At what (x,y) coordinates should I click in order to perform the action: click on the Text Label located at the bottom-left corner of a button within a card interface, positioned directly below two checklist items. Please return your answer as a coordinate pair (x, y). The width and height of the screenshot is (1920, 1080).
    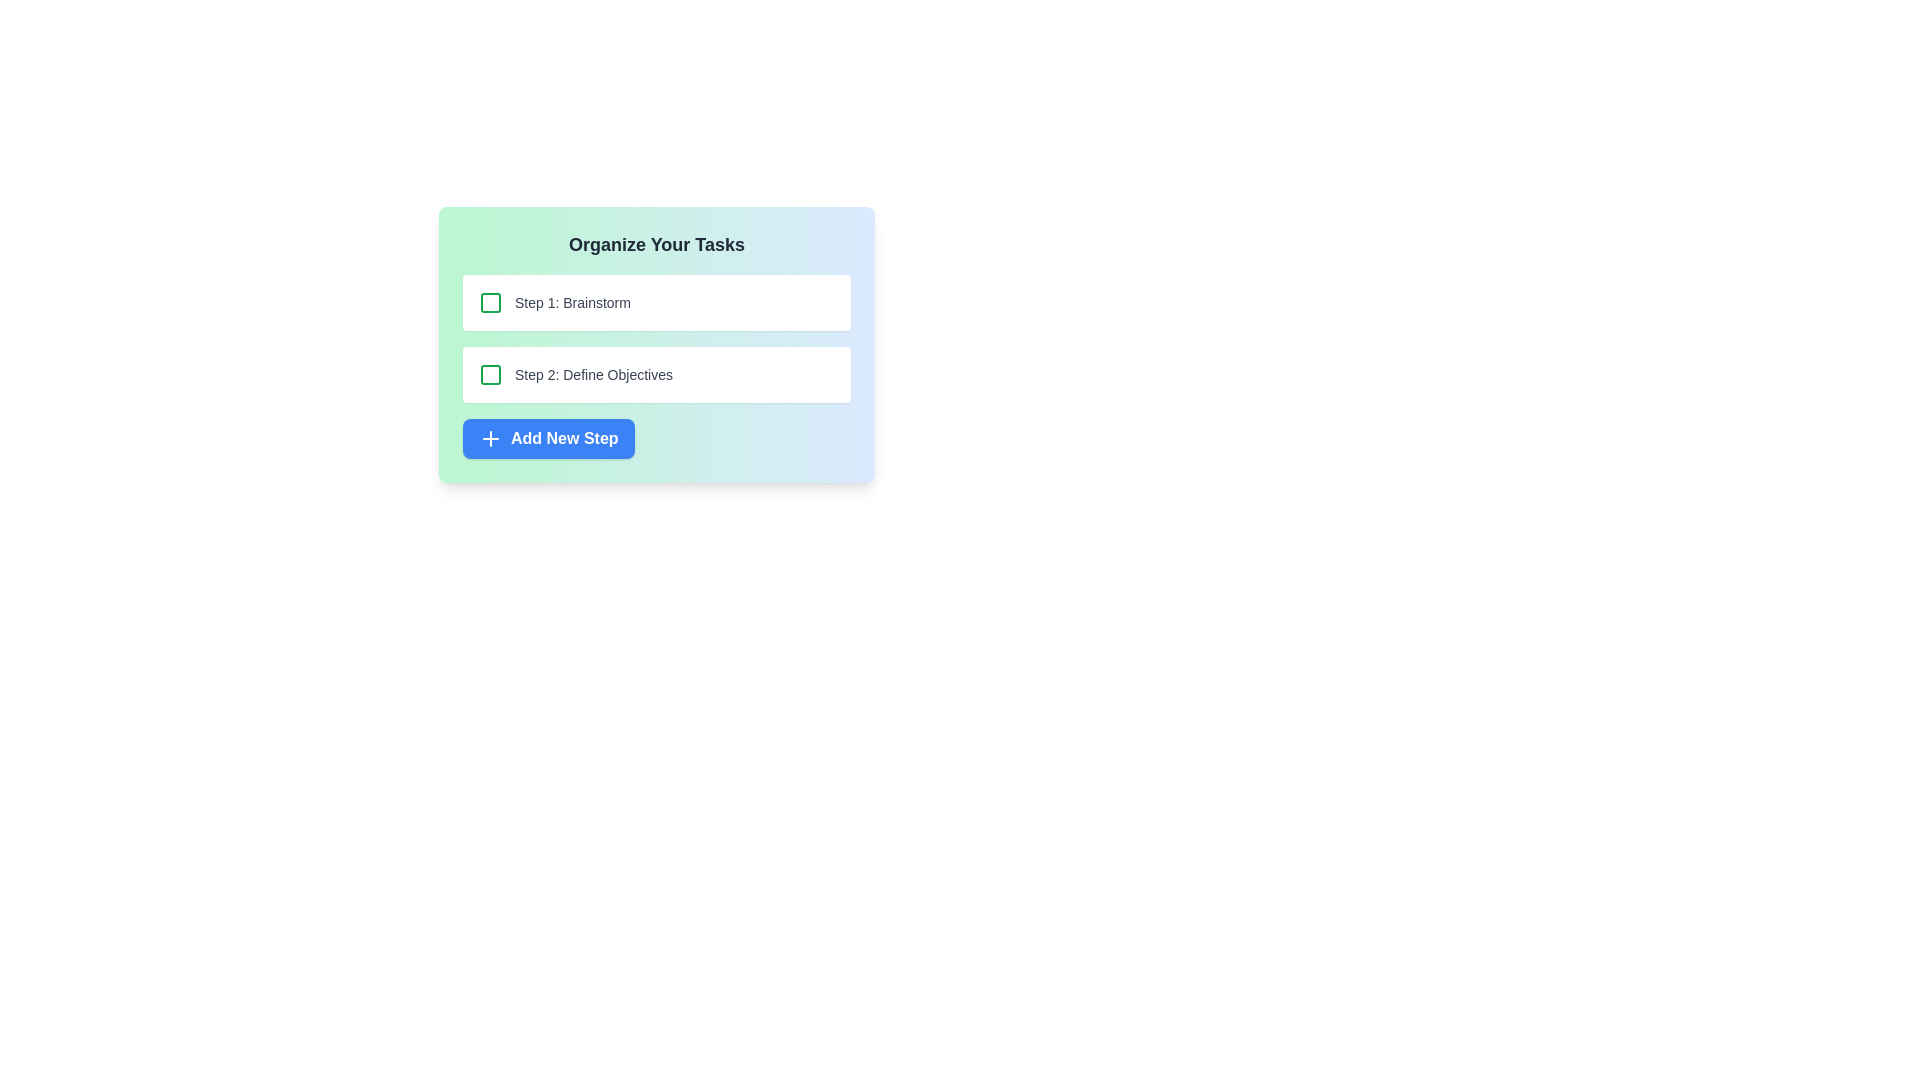
    Looking at the image, I should click on (563, 438).